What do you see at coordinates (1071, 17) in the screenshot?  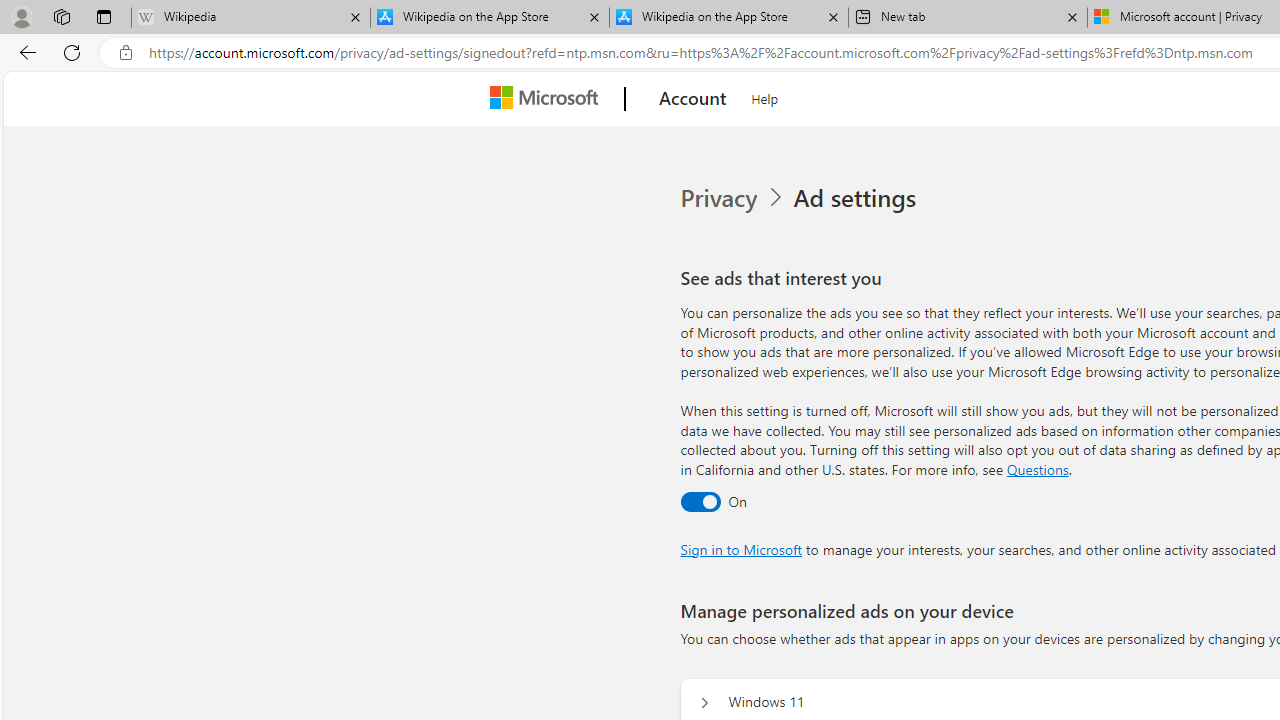 I see `'Close tab'` at bounding box center [1071, 17].